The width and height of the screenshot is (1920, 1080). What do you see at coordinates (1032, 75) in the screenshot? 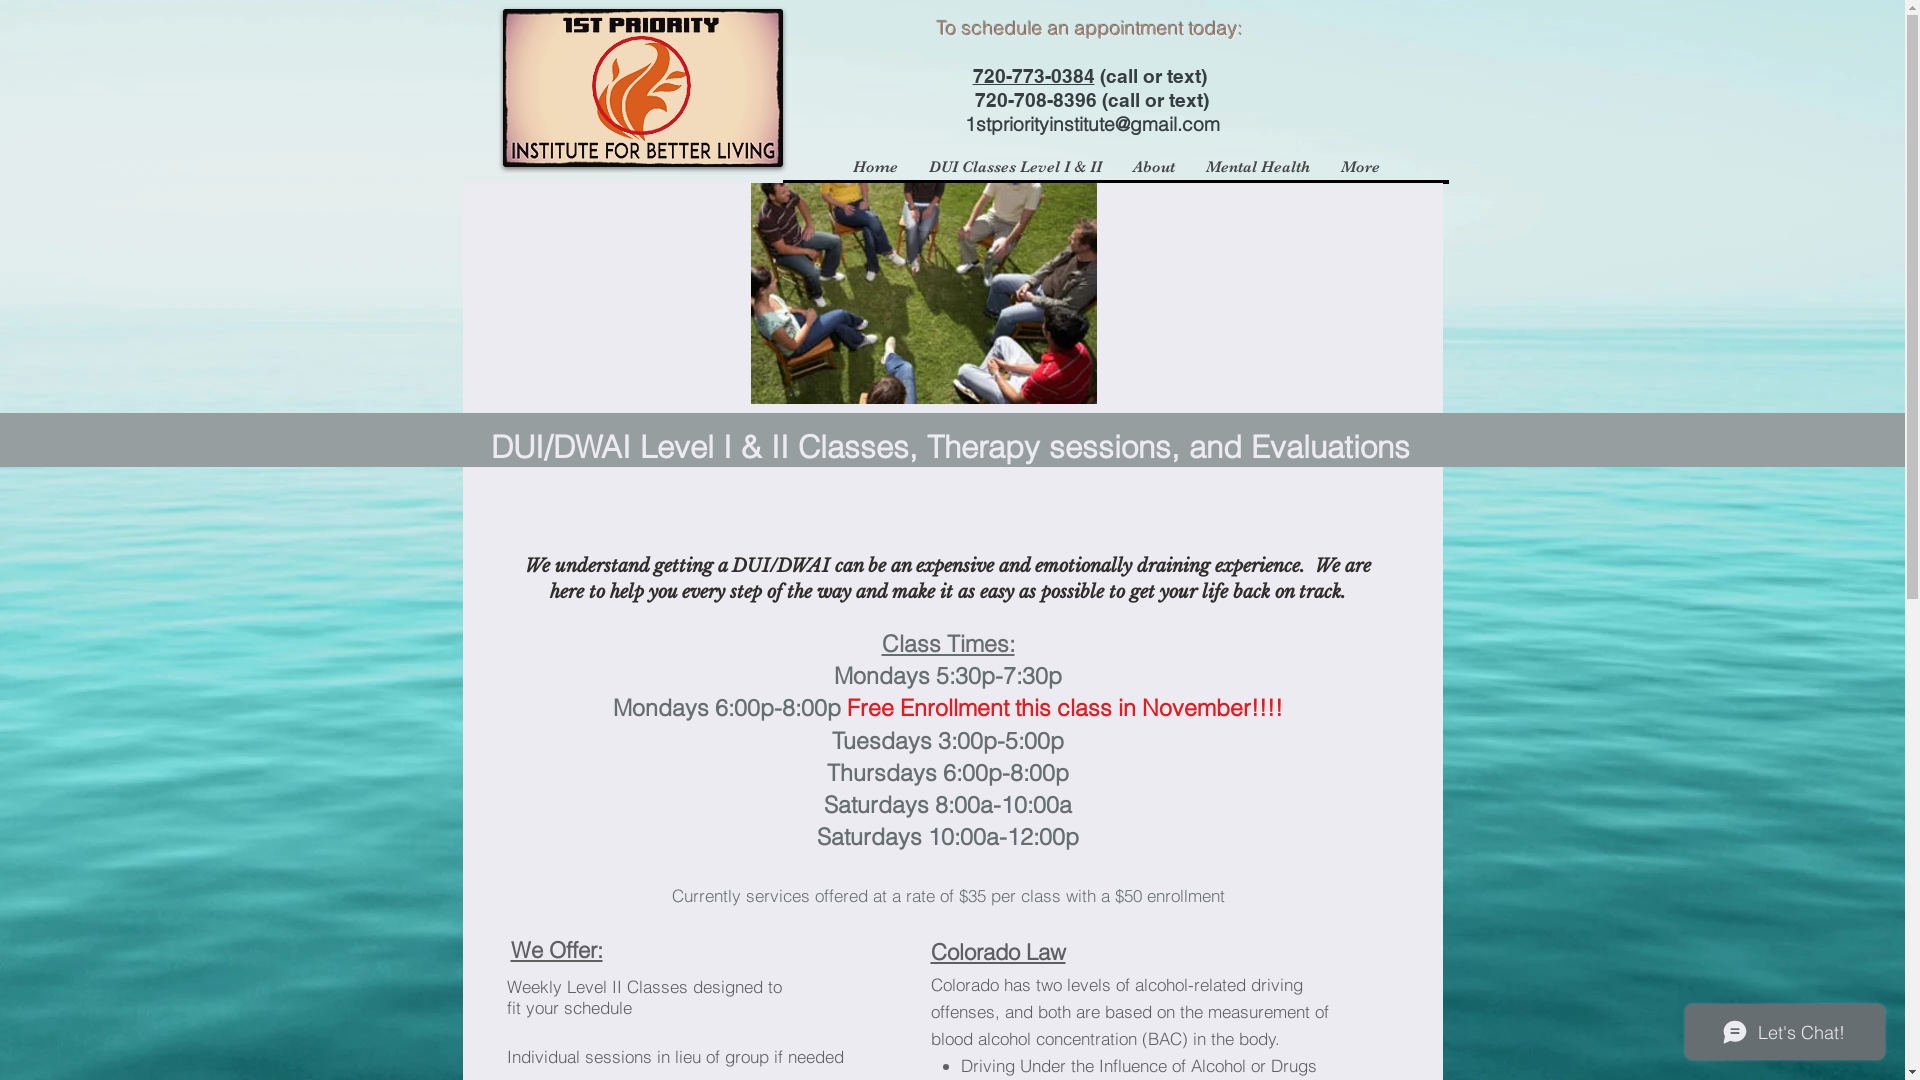
I see `'720-773-0384'` at bounding box center [1032, 75].